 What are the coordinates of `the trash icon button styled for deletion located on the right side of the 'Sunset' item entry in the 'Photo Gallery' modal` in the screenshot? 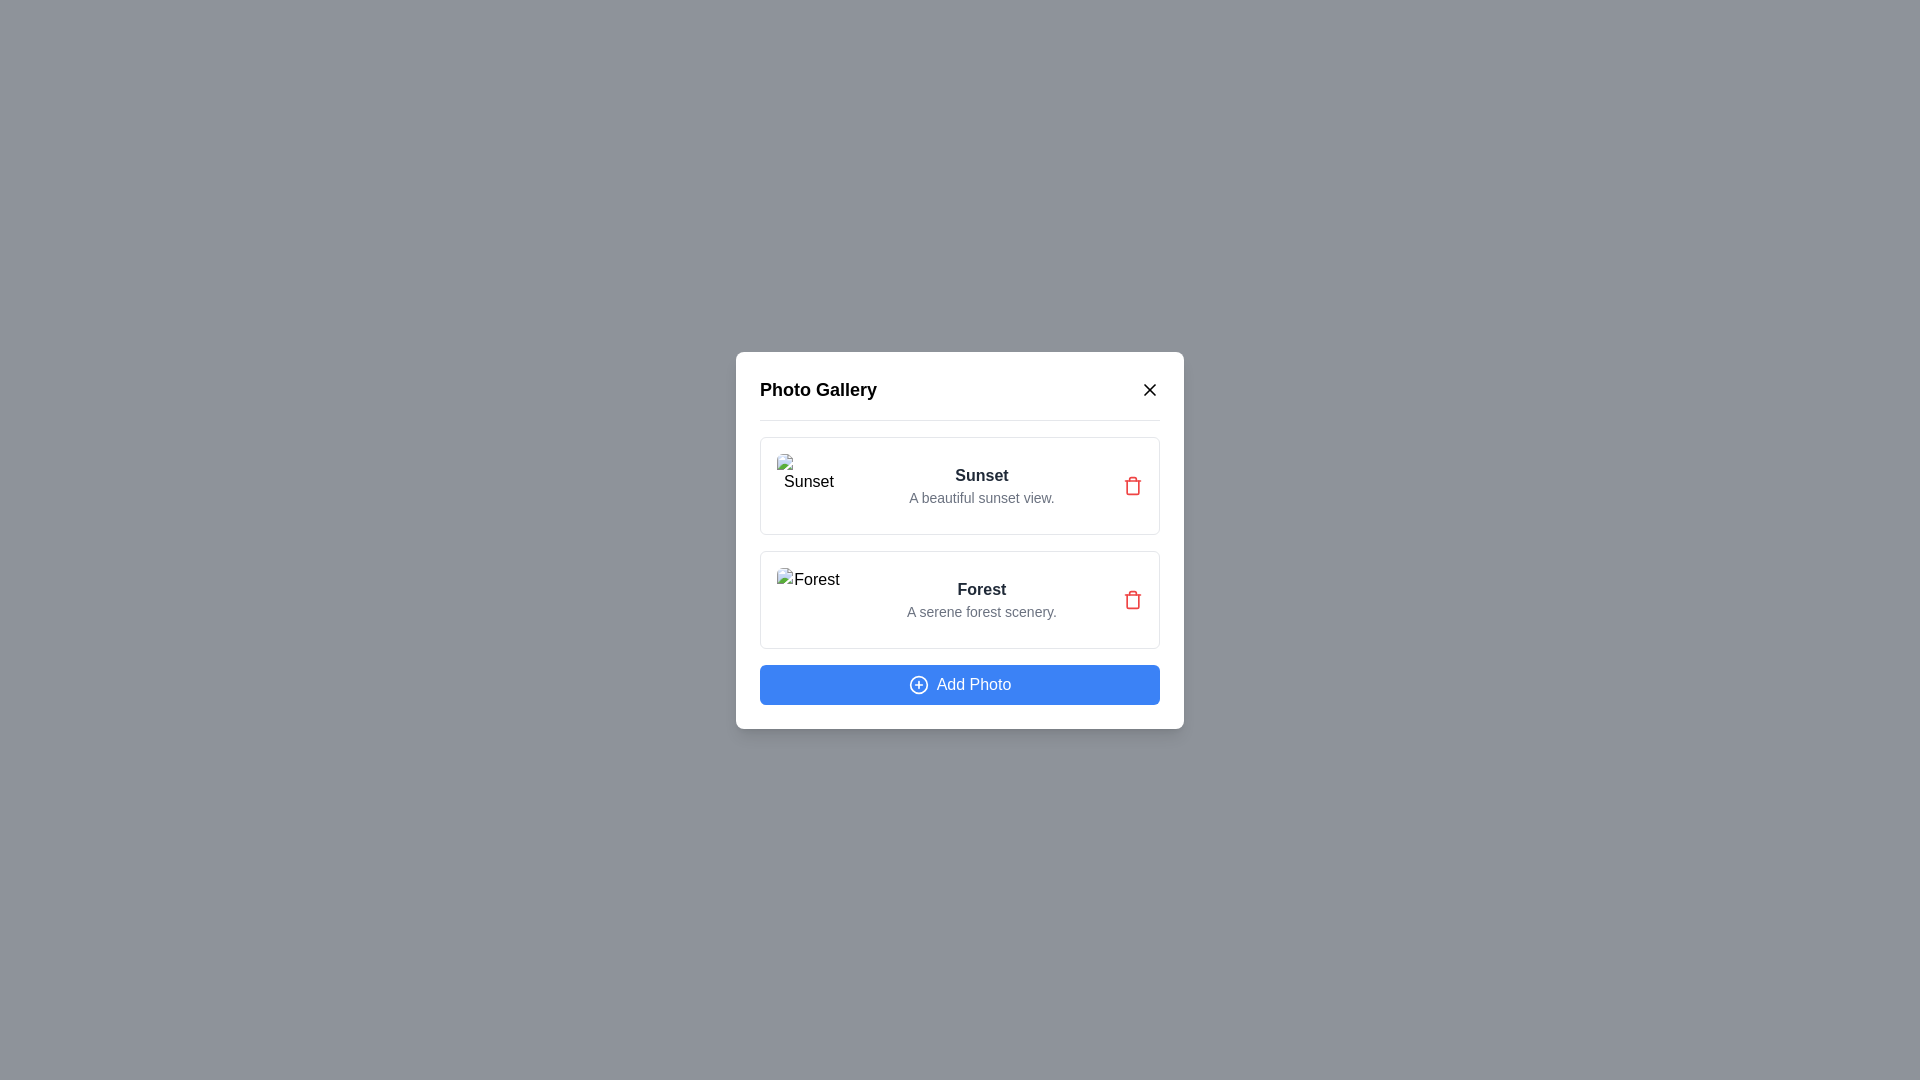 It's located at (1132, 486).